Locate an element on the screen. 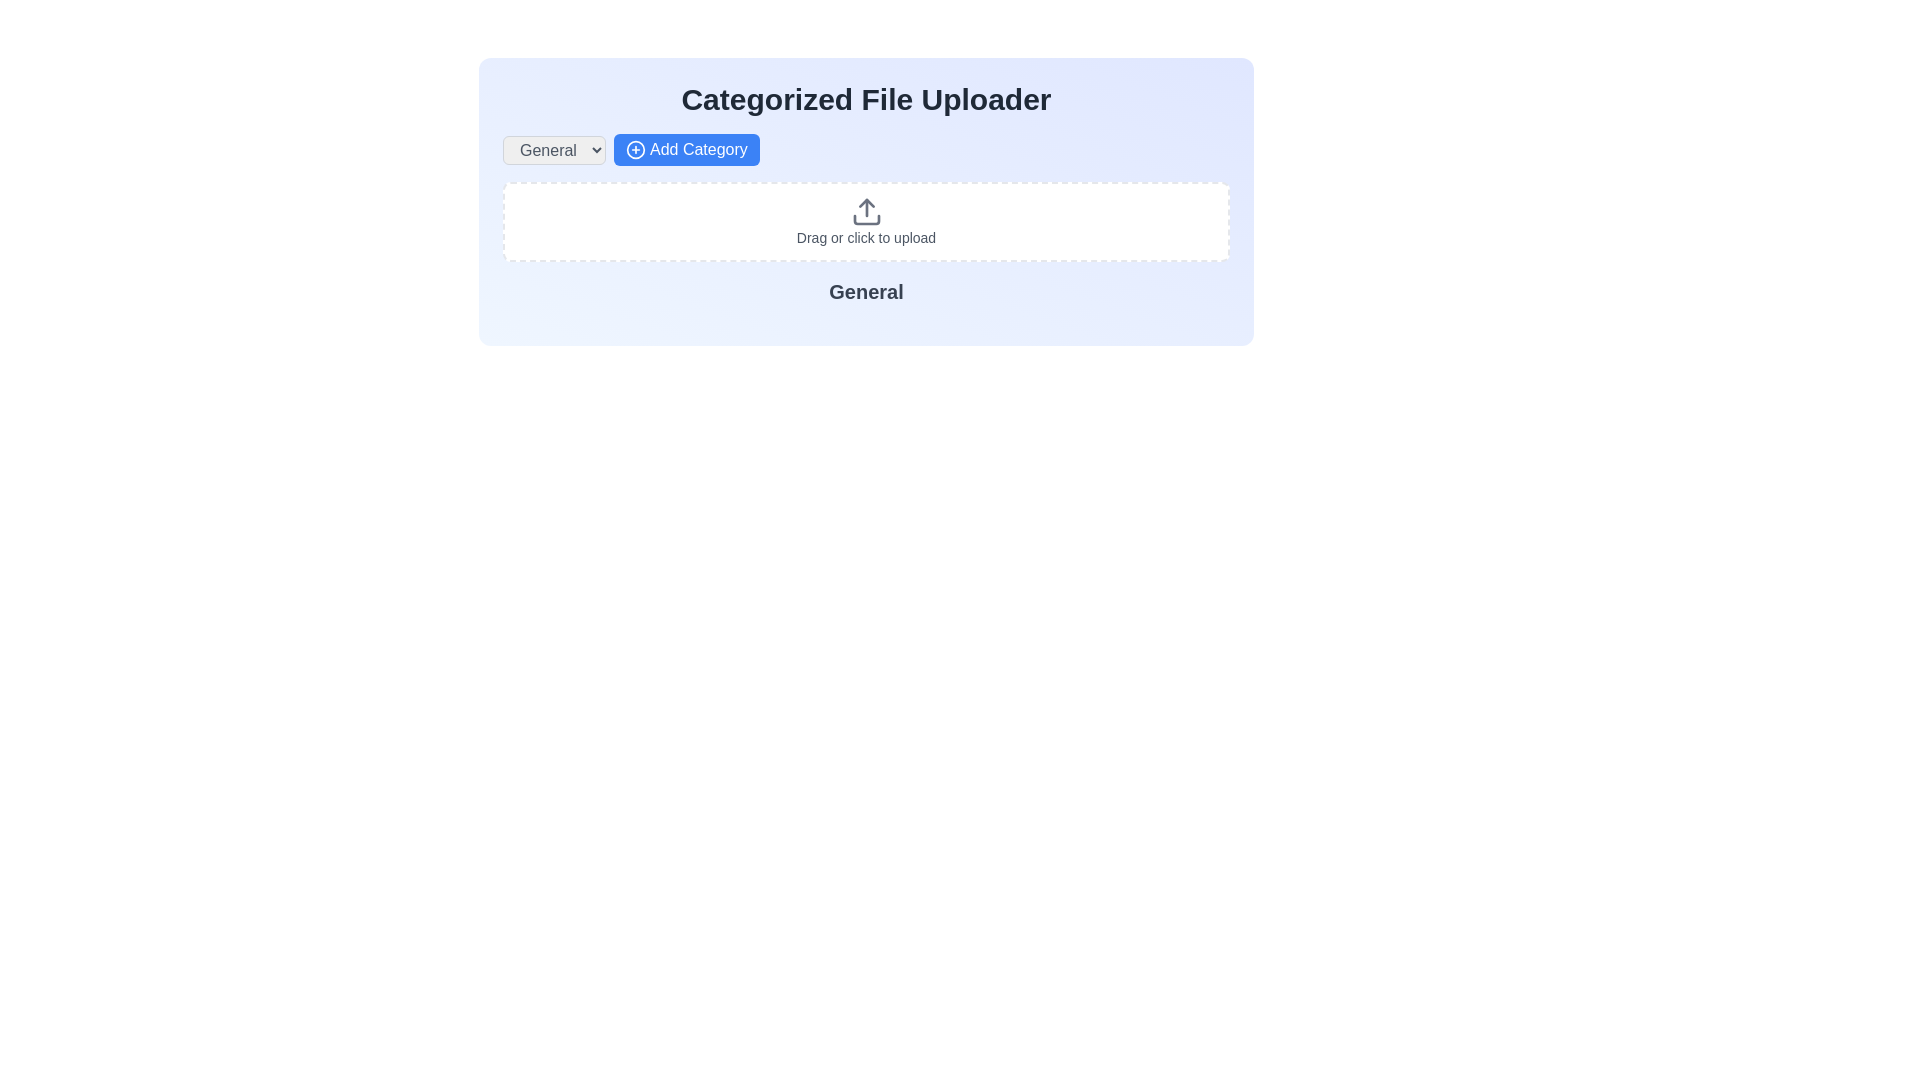 This screenshot has height=1080, width=1920. the file upload area, which is a centered block-level element beneath the 'General' dropdown and 'Add Category' button, to trigger the shadow effect is located at coordinates (866, 222).